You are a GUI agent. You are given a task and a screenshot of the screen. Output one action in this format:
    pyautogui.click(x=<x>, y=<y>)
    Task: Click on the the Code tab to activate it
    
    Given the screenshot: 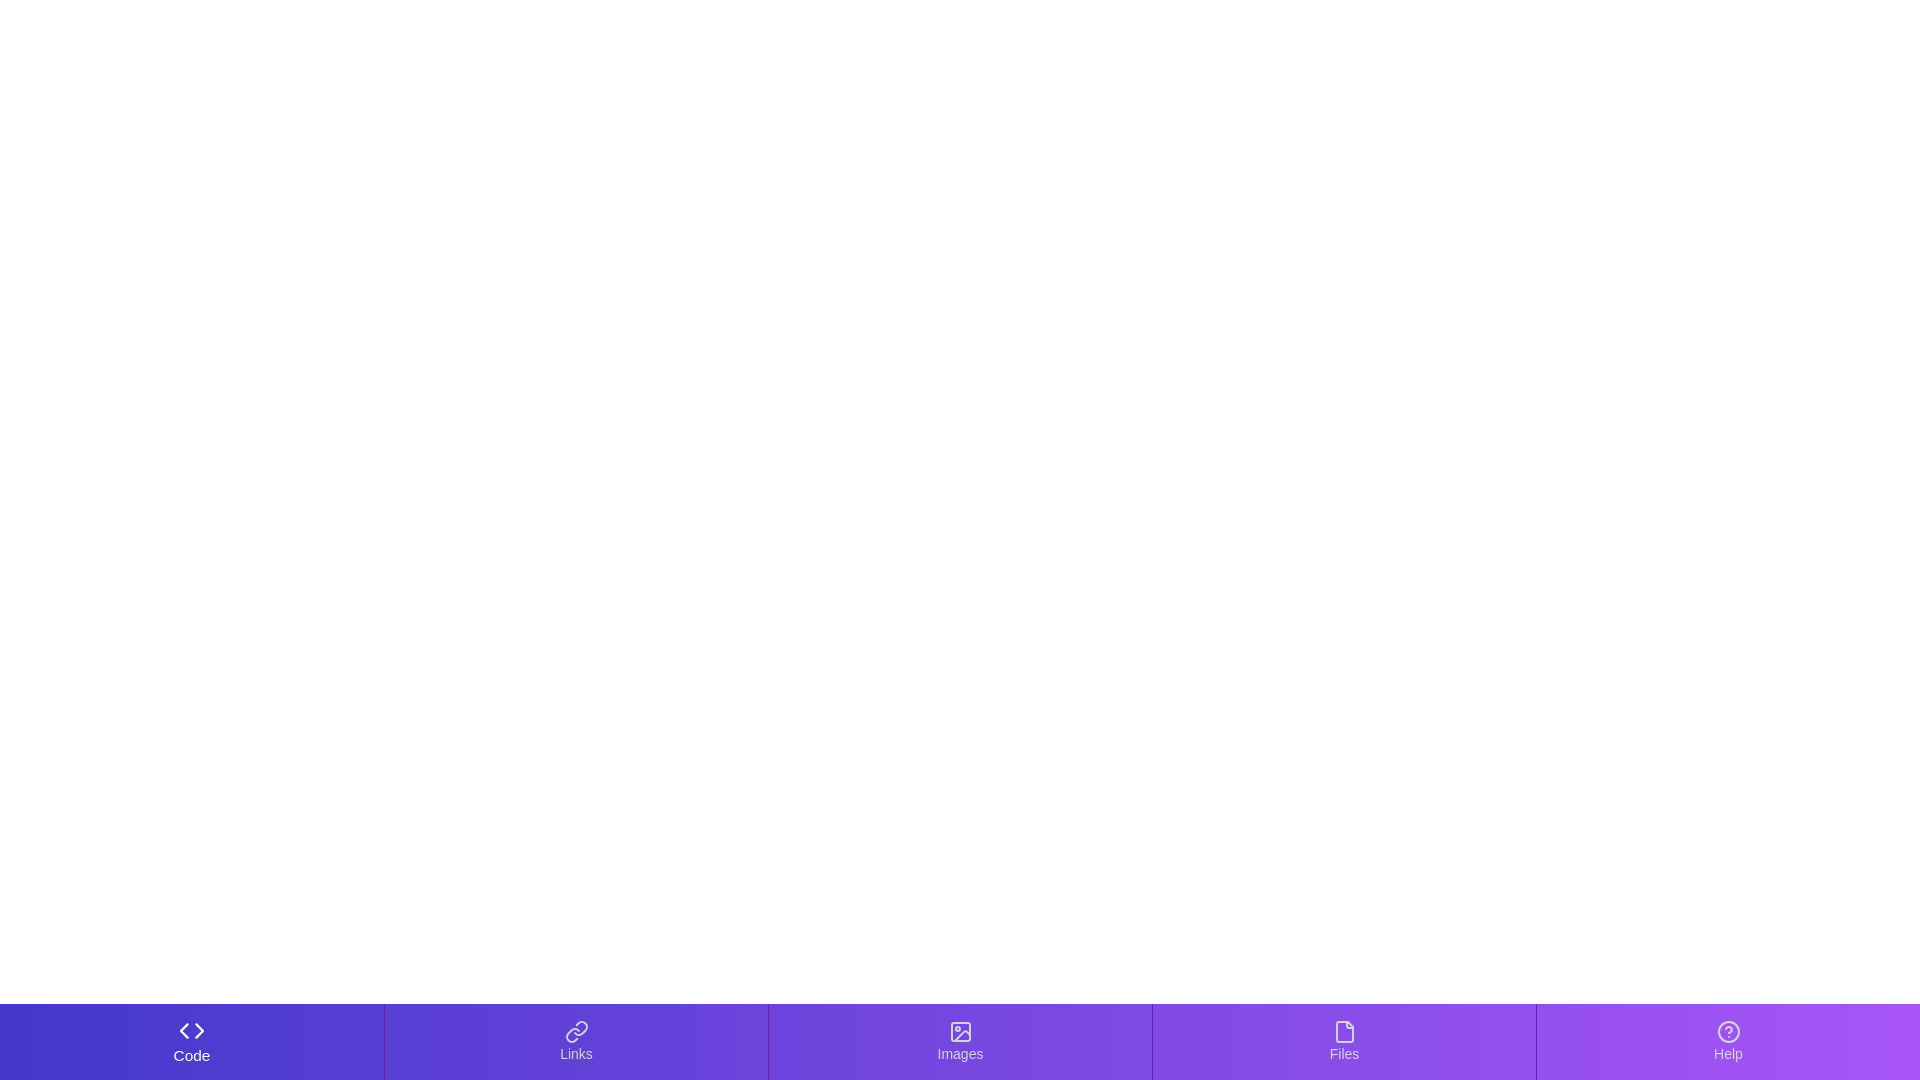 What is the action you would take?
    pyautogui.click(x=192, y=1040)
    